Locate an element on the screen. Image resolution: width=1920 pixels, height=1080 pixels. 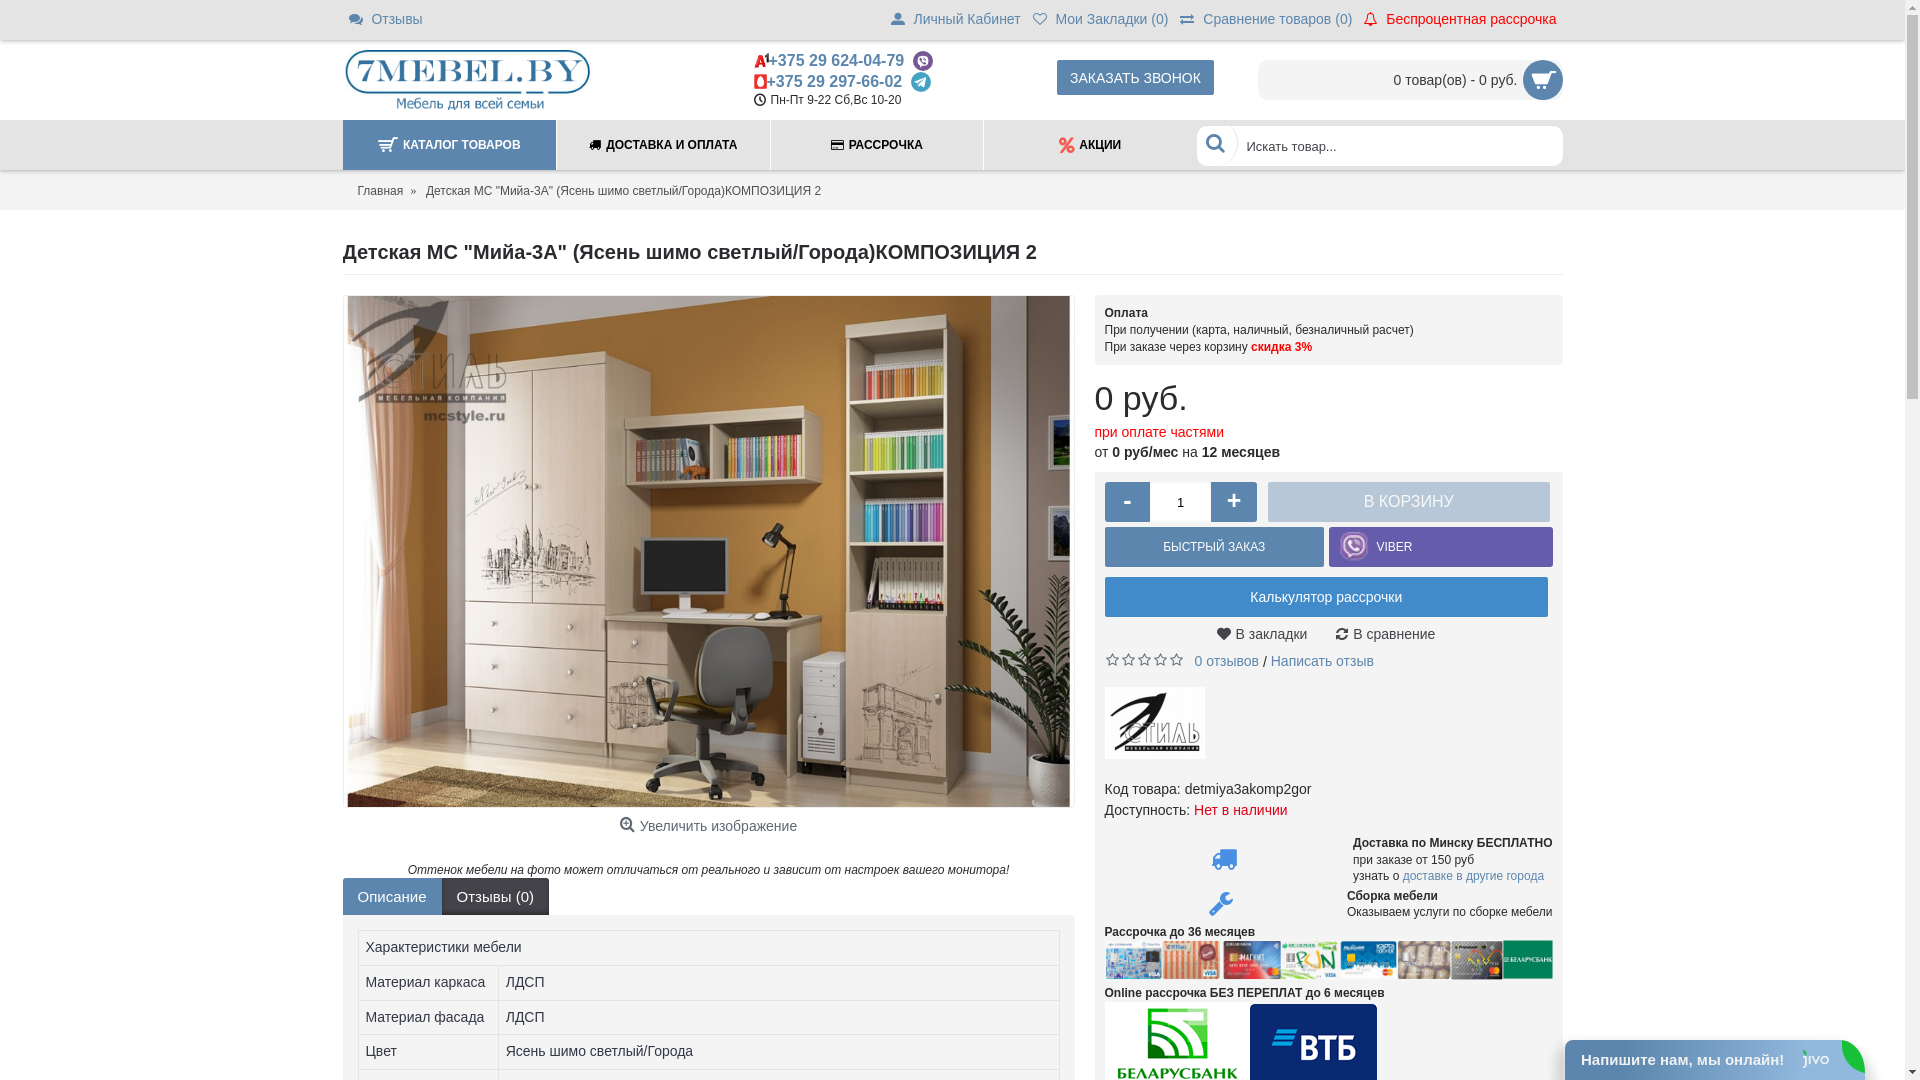
'+375 29 297-66-02' is located at coordinates (834, 80).